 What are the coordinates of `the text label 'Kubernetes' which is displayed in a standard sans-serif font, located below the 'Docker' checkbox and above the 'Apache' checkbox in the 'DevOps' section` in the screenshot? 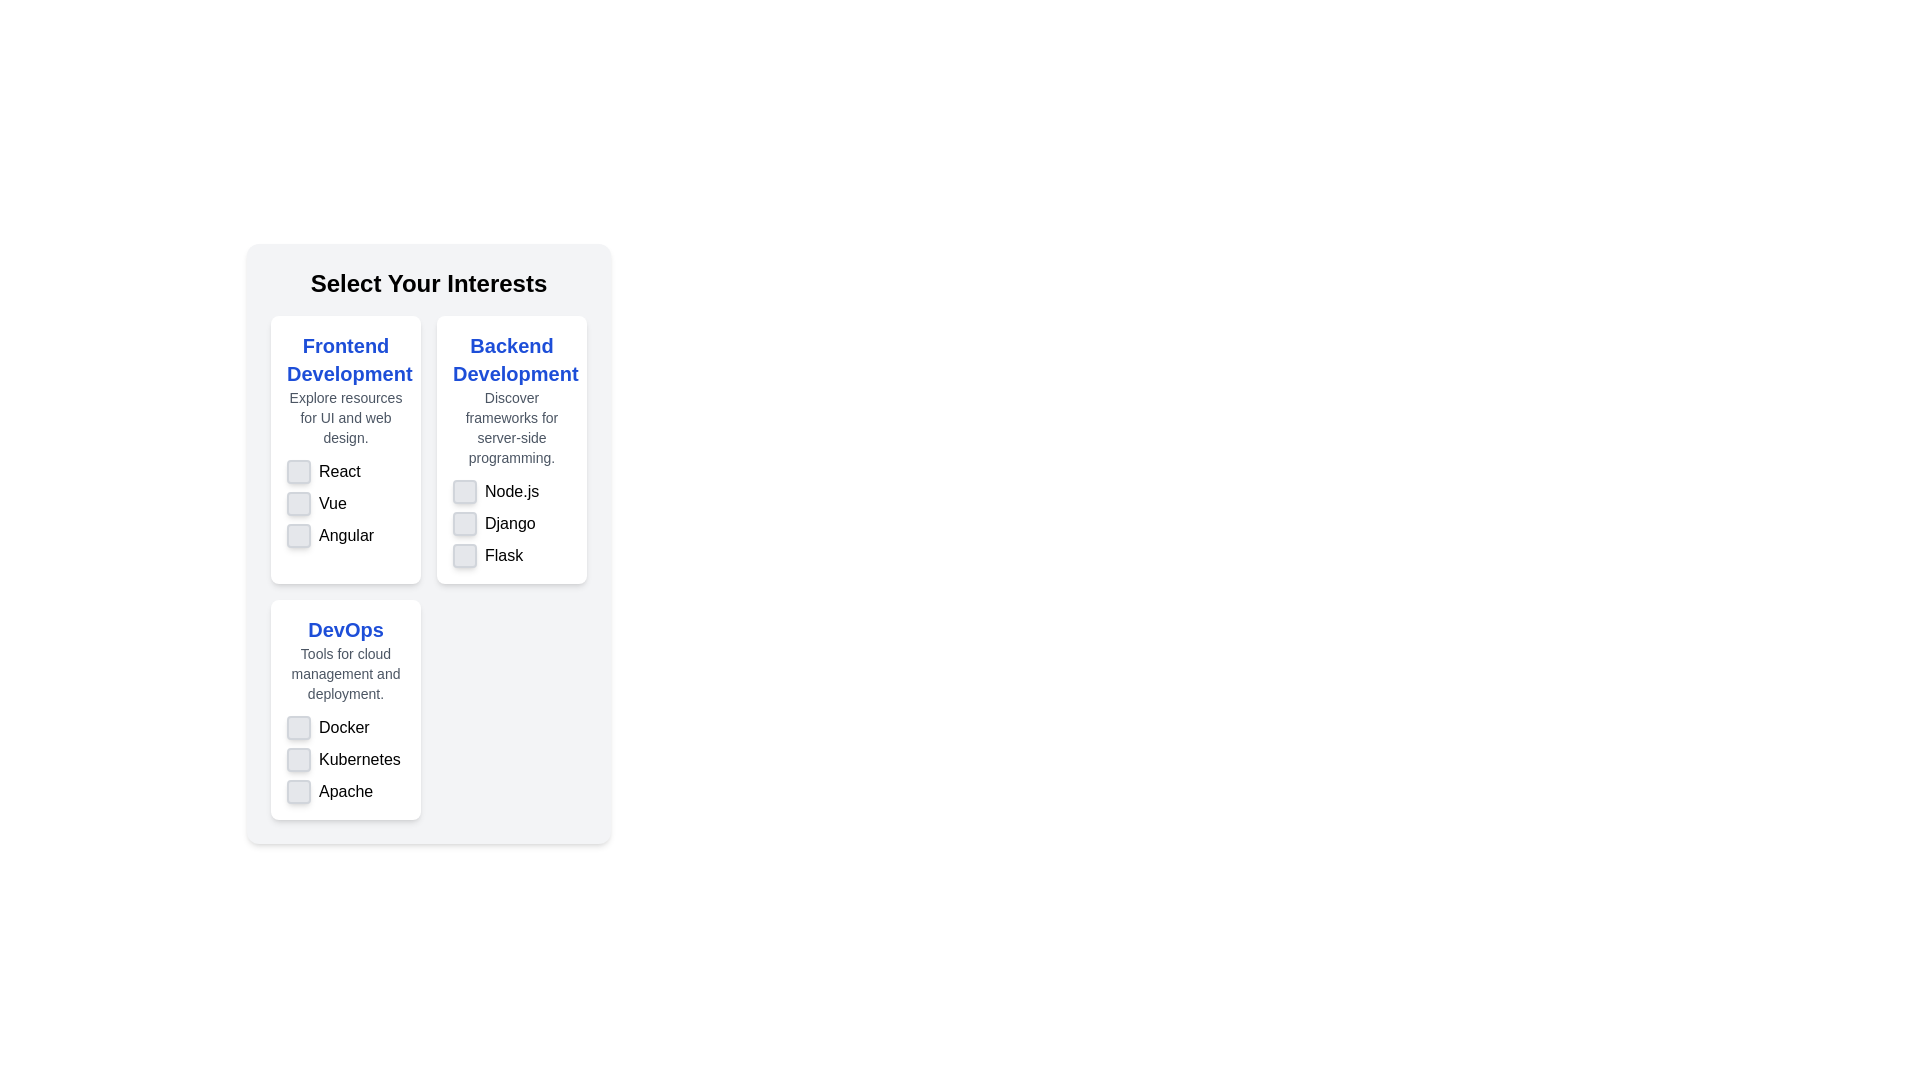 It's located at (360, 759).